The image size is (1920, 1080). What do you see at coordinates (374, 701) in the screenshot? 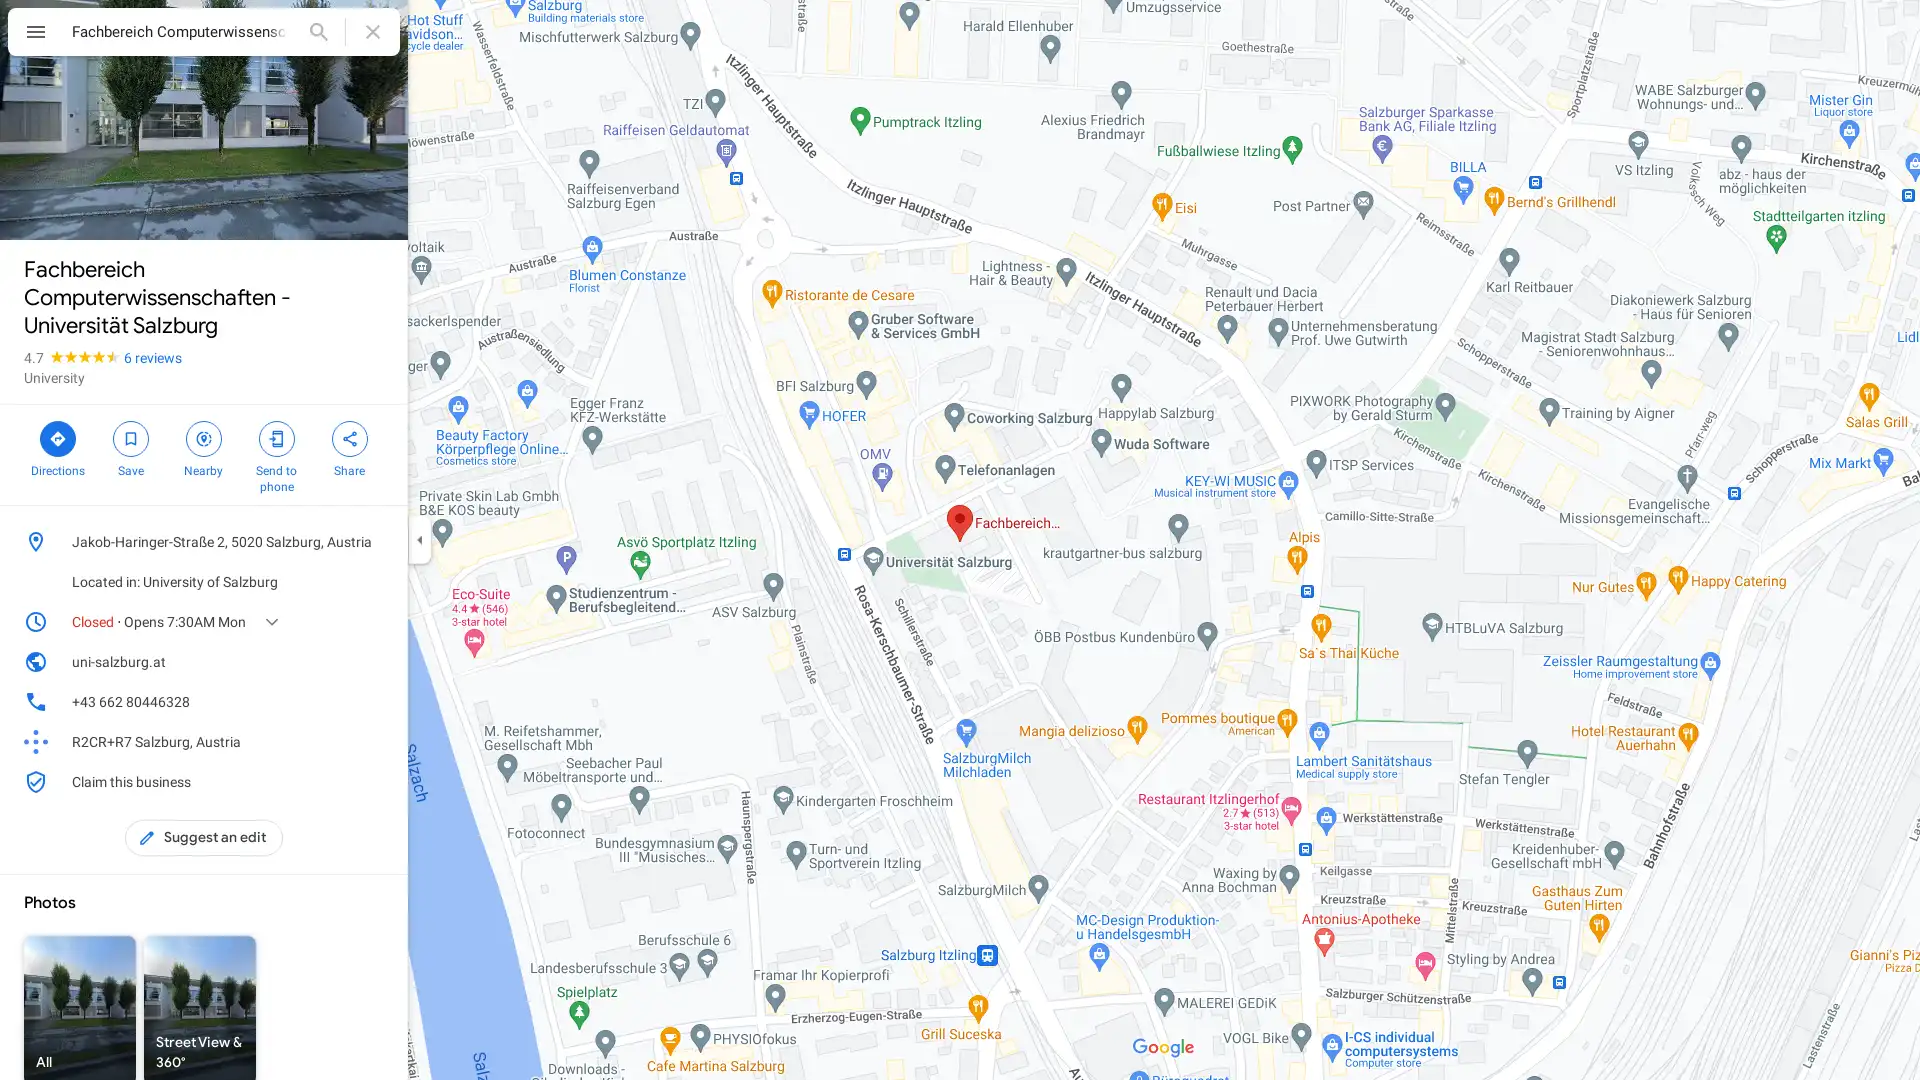
I see `Call phone number` at bounding box center [374, 701].